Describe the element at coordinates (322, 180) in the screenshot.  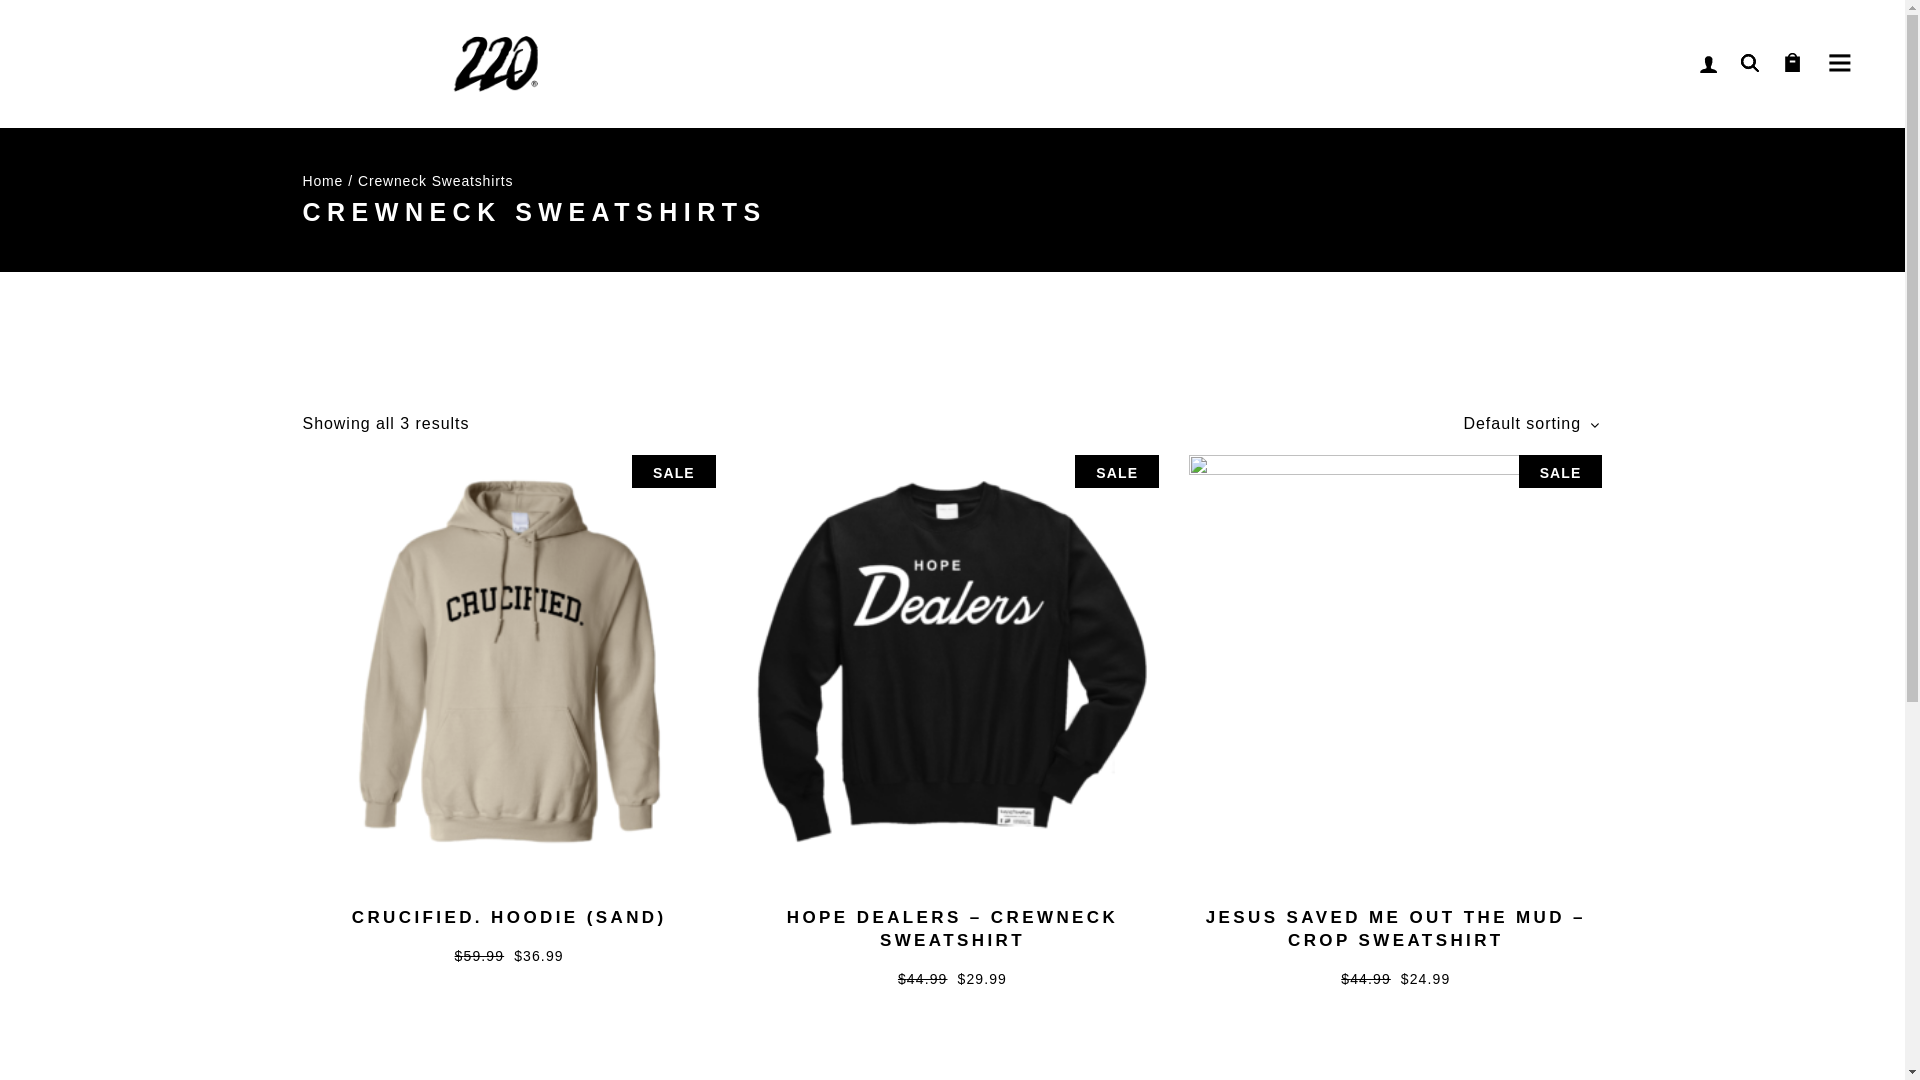
I see `'Home'` at that location.